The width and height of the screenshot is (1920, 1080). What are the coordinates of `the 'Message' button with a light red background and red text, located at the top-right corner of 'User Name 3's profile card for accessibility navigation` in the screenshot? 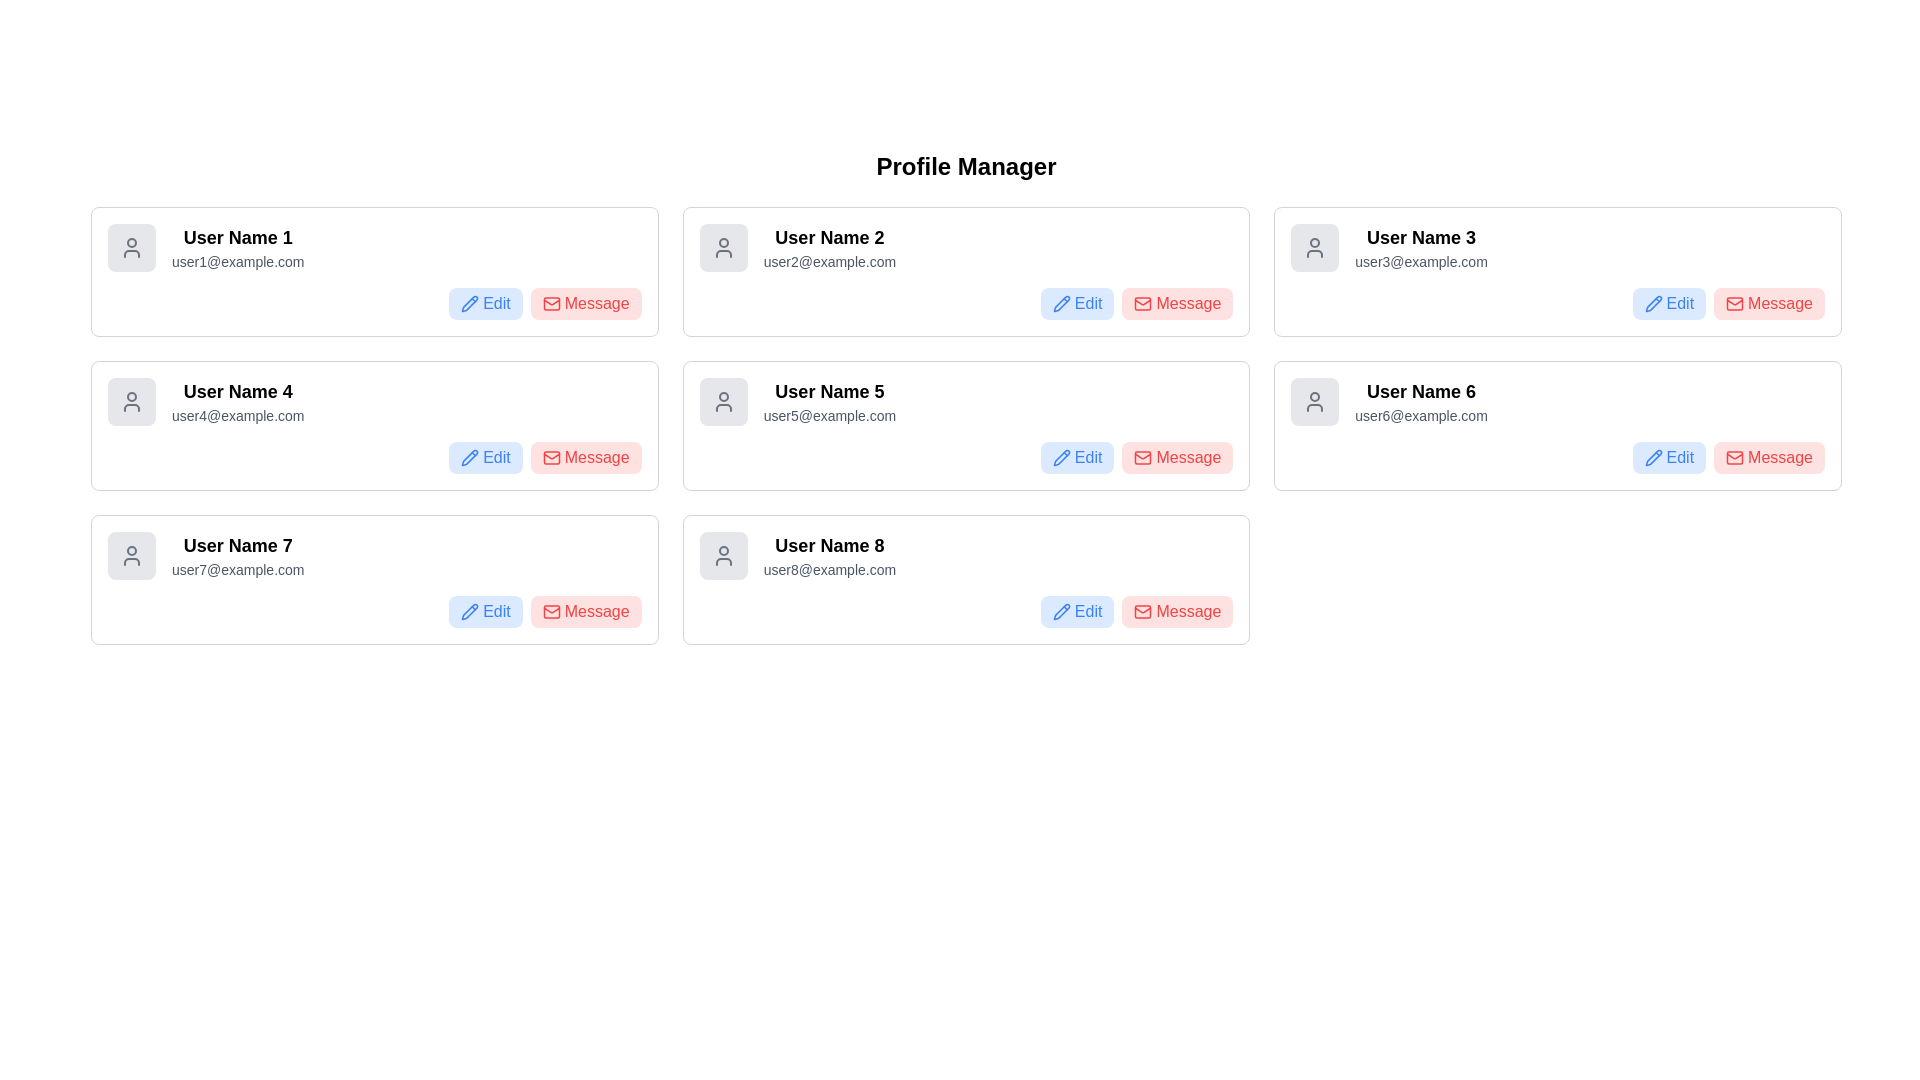 It's located at (1769, 304).